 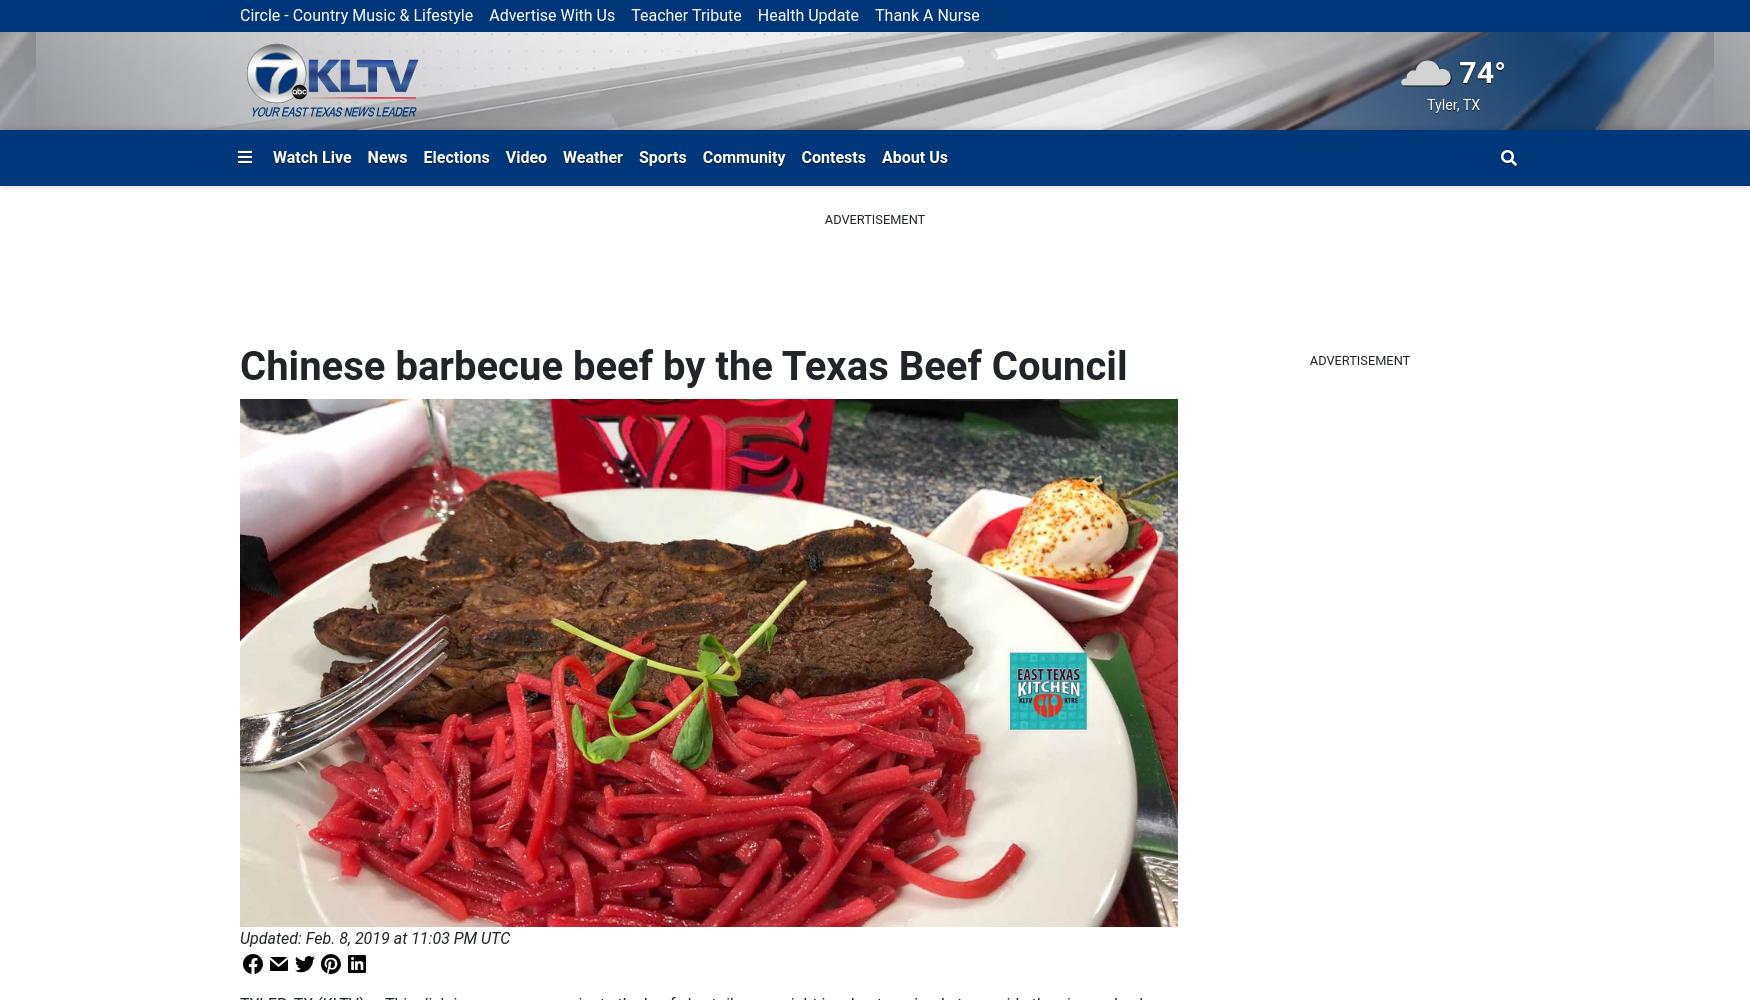 What do you see at coordinates (456, 156) in the screenshot?
I see `'Elections'` at bounding box center [456, 156].